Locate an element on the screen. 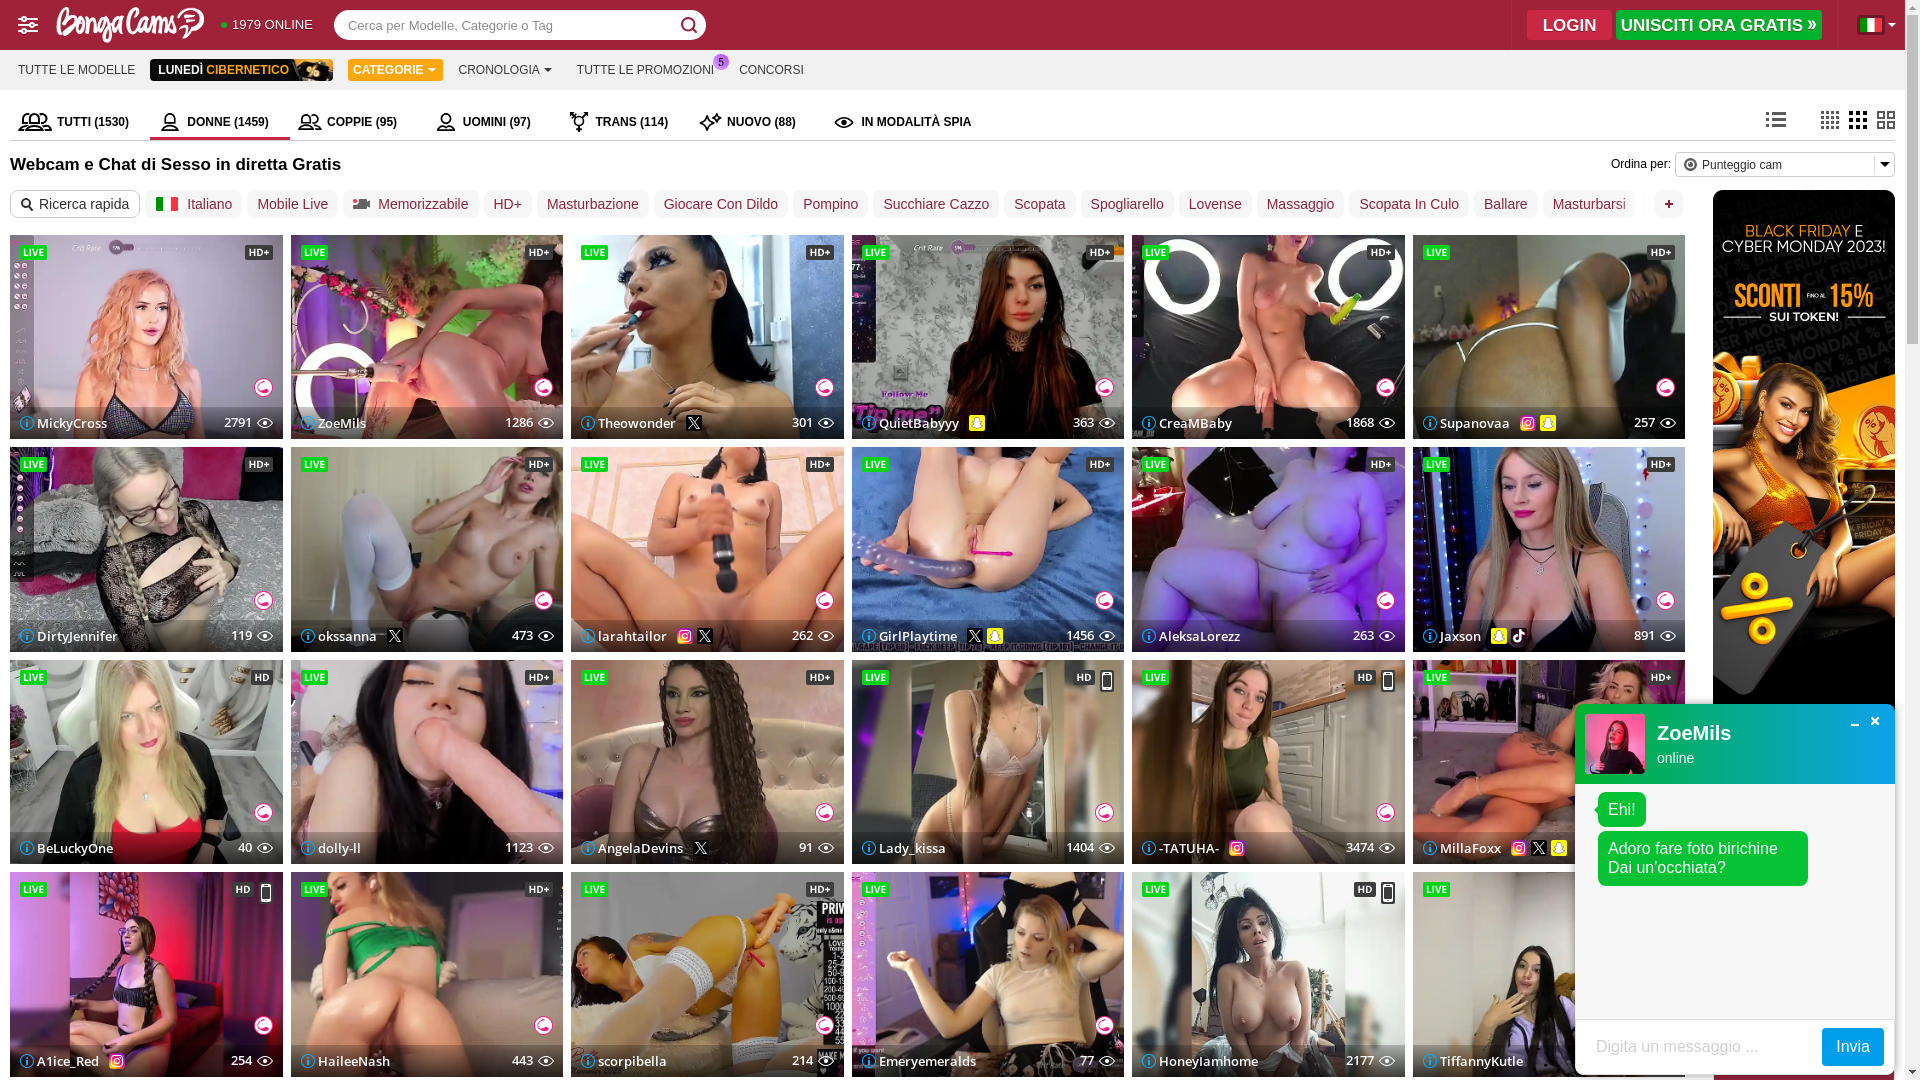 This screenshot has width=1920, height=1080. 'AngelaDevins' is located at coordinates (631, 848).